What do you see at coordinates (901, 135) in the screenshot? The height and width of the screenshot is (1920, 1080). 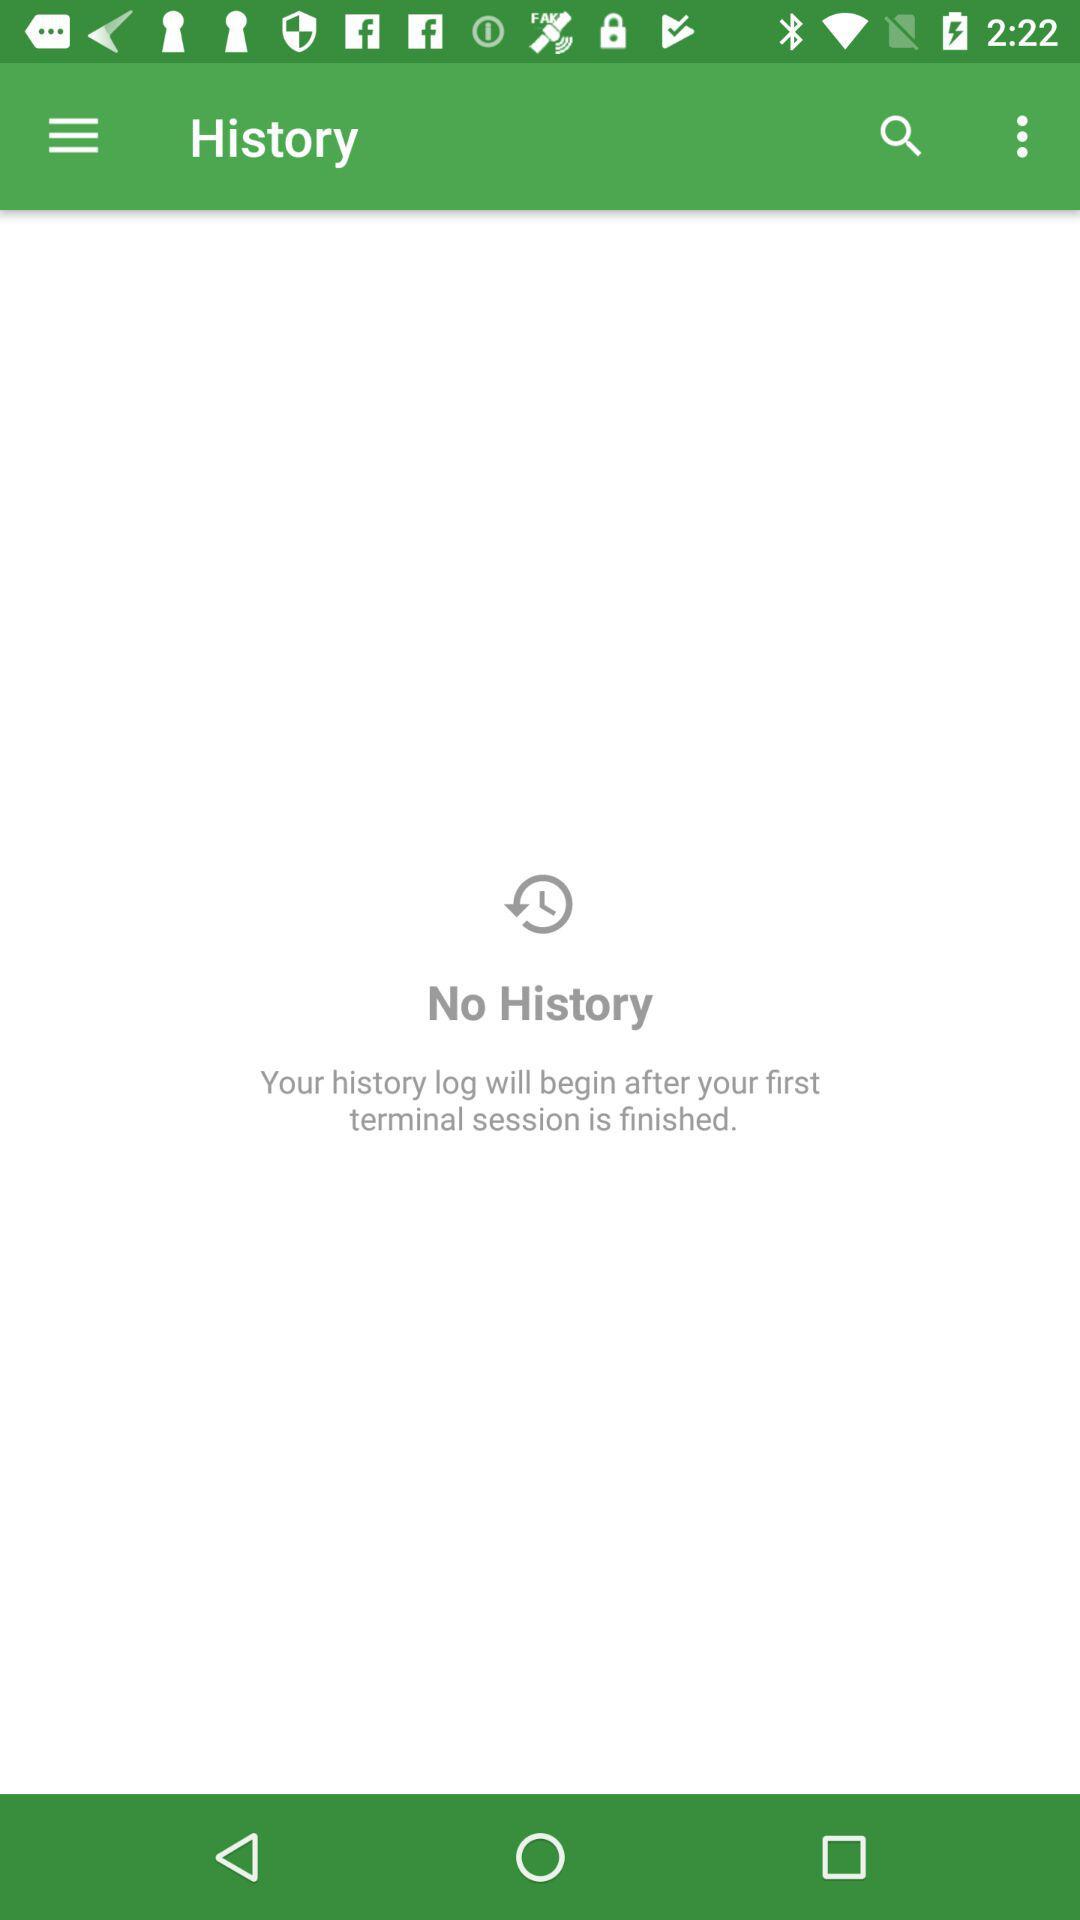 I see `icon next to history item` at bounding box center [901, 135].